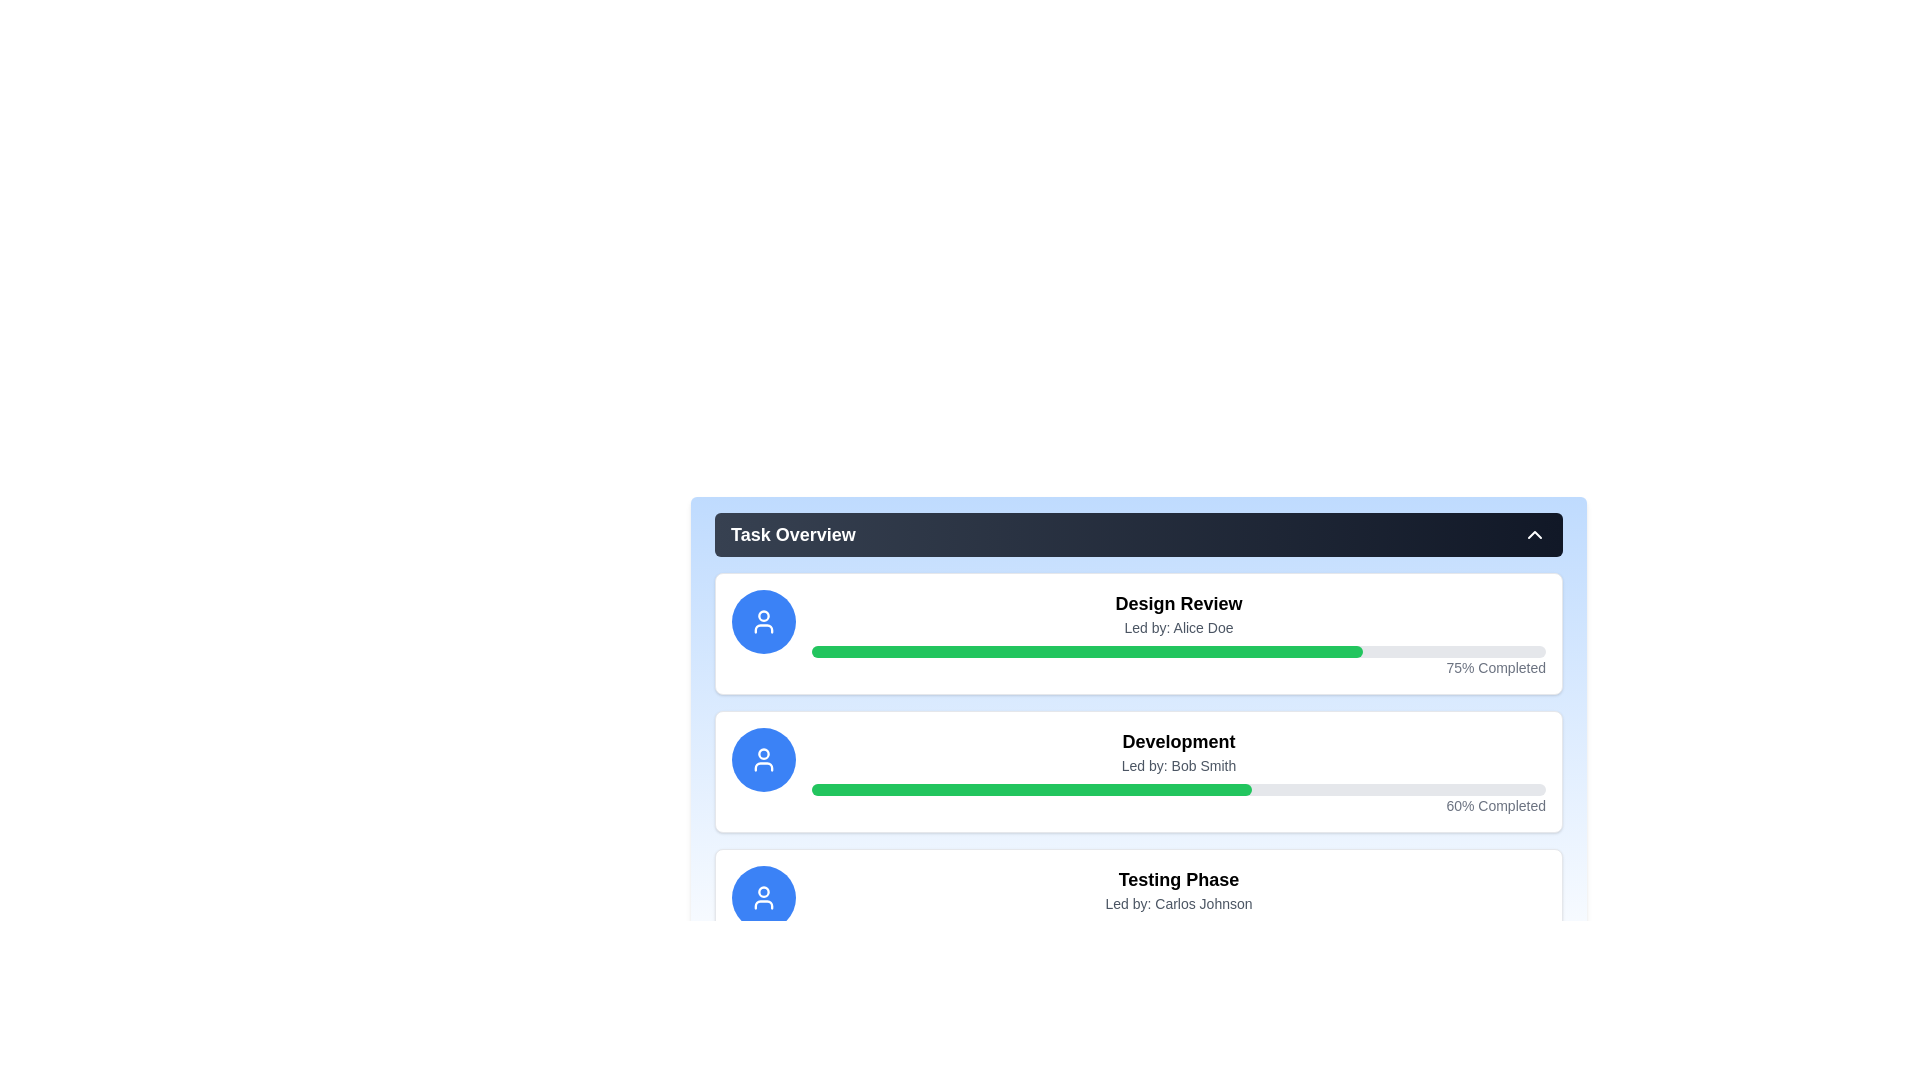 This screenshot has height=1080, width=1920. Describe the element at coordinates (792, 534) in the screenshot. I see `the 'Task Overview' text label, which is displayed in bold white font against a dark gradient background` at that location.